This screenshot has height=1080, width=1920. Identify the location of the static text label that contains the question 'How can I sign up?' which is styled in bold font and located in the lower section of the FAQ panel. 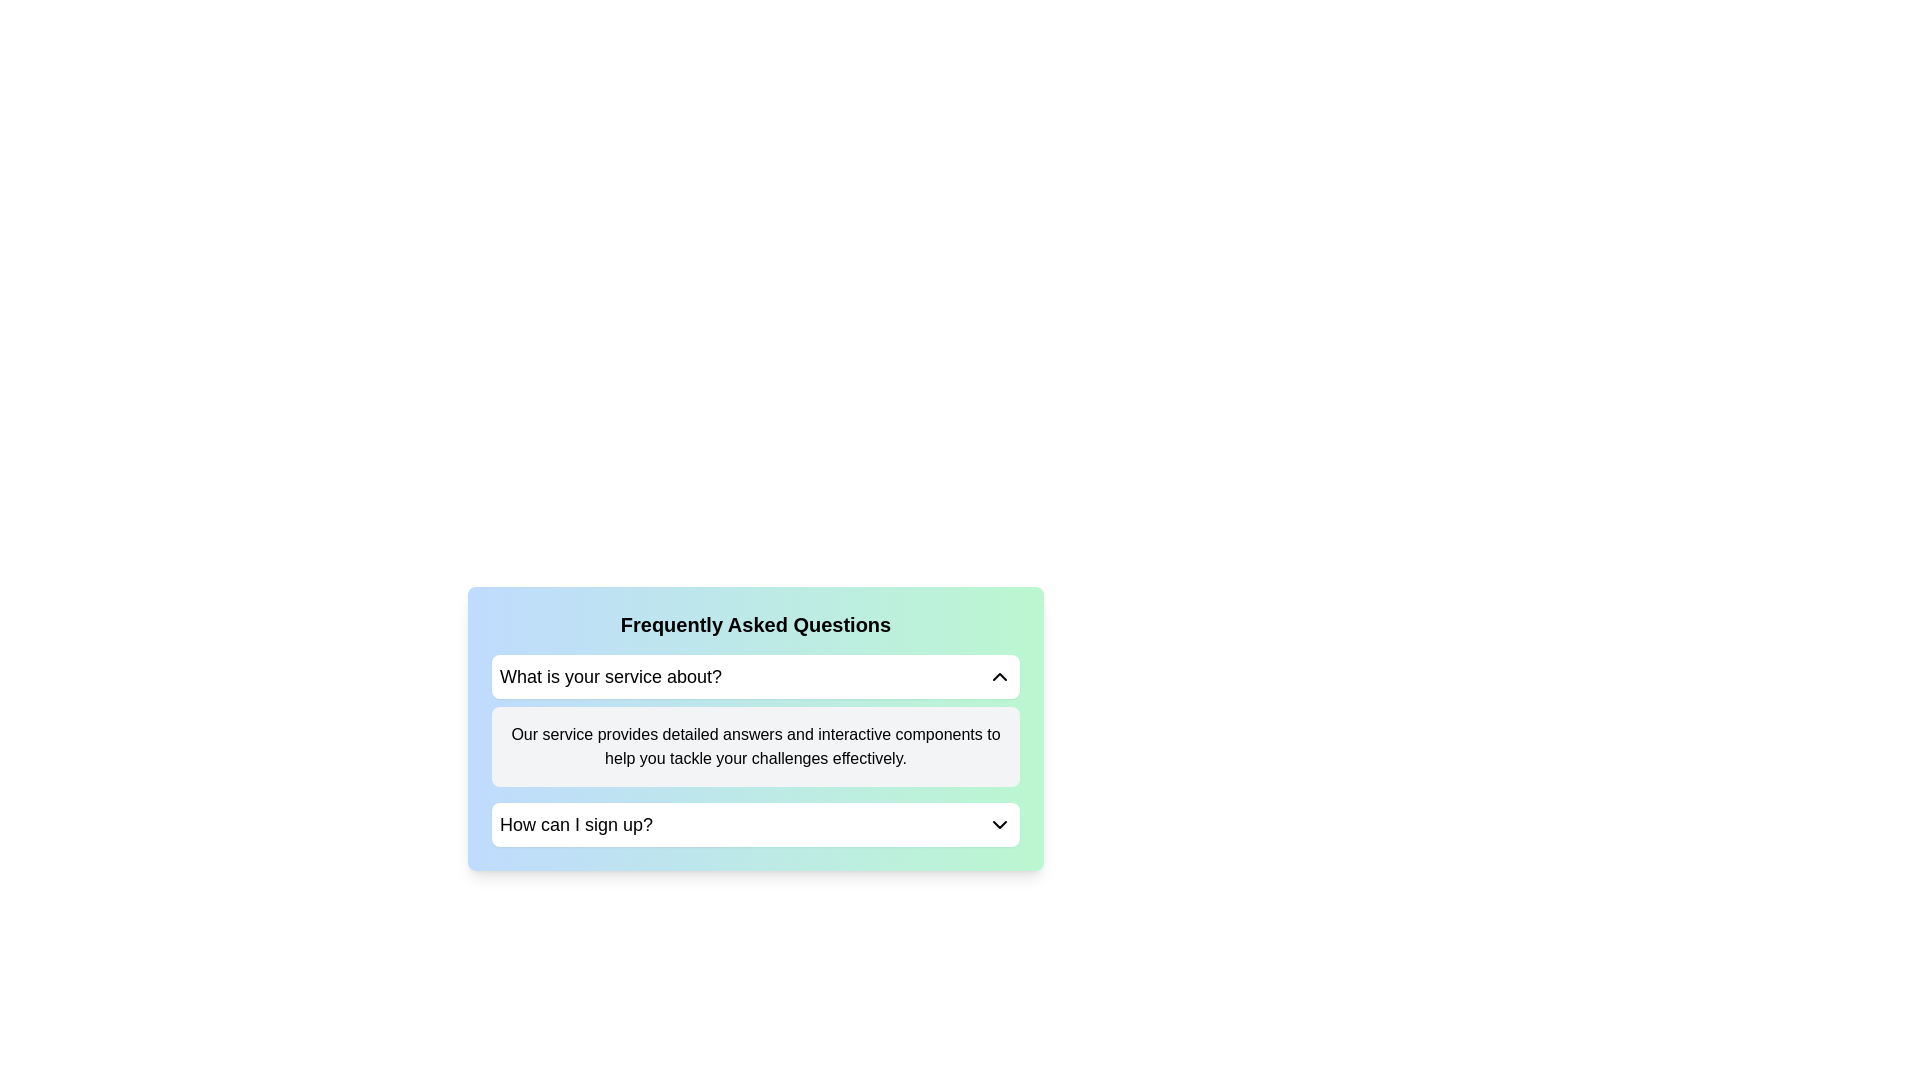
(575, 825).